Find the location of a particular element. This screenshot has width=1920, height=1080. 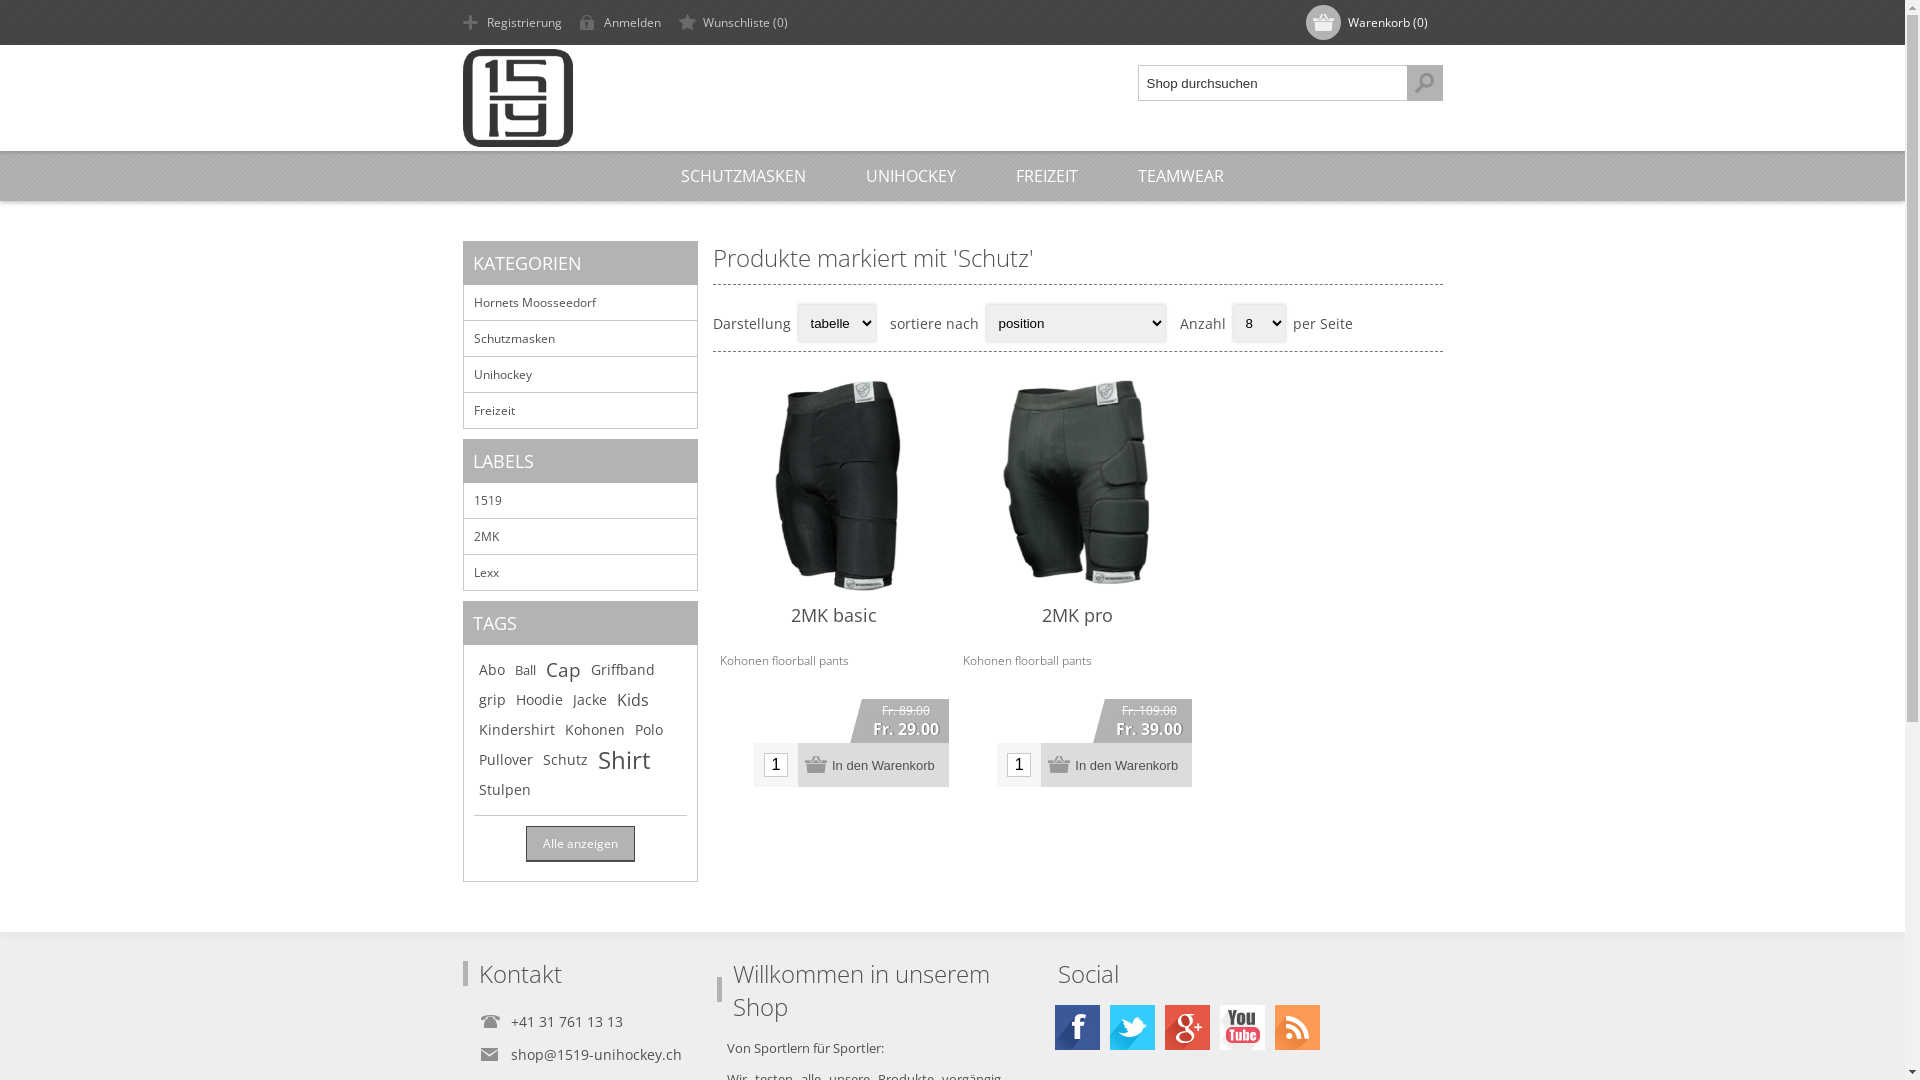

'Kohonen' is located at coordinates (563, 729).